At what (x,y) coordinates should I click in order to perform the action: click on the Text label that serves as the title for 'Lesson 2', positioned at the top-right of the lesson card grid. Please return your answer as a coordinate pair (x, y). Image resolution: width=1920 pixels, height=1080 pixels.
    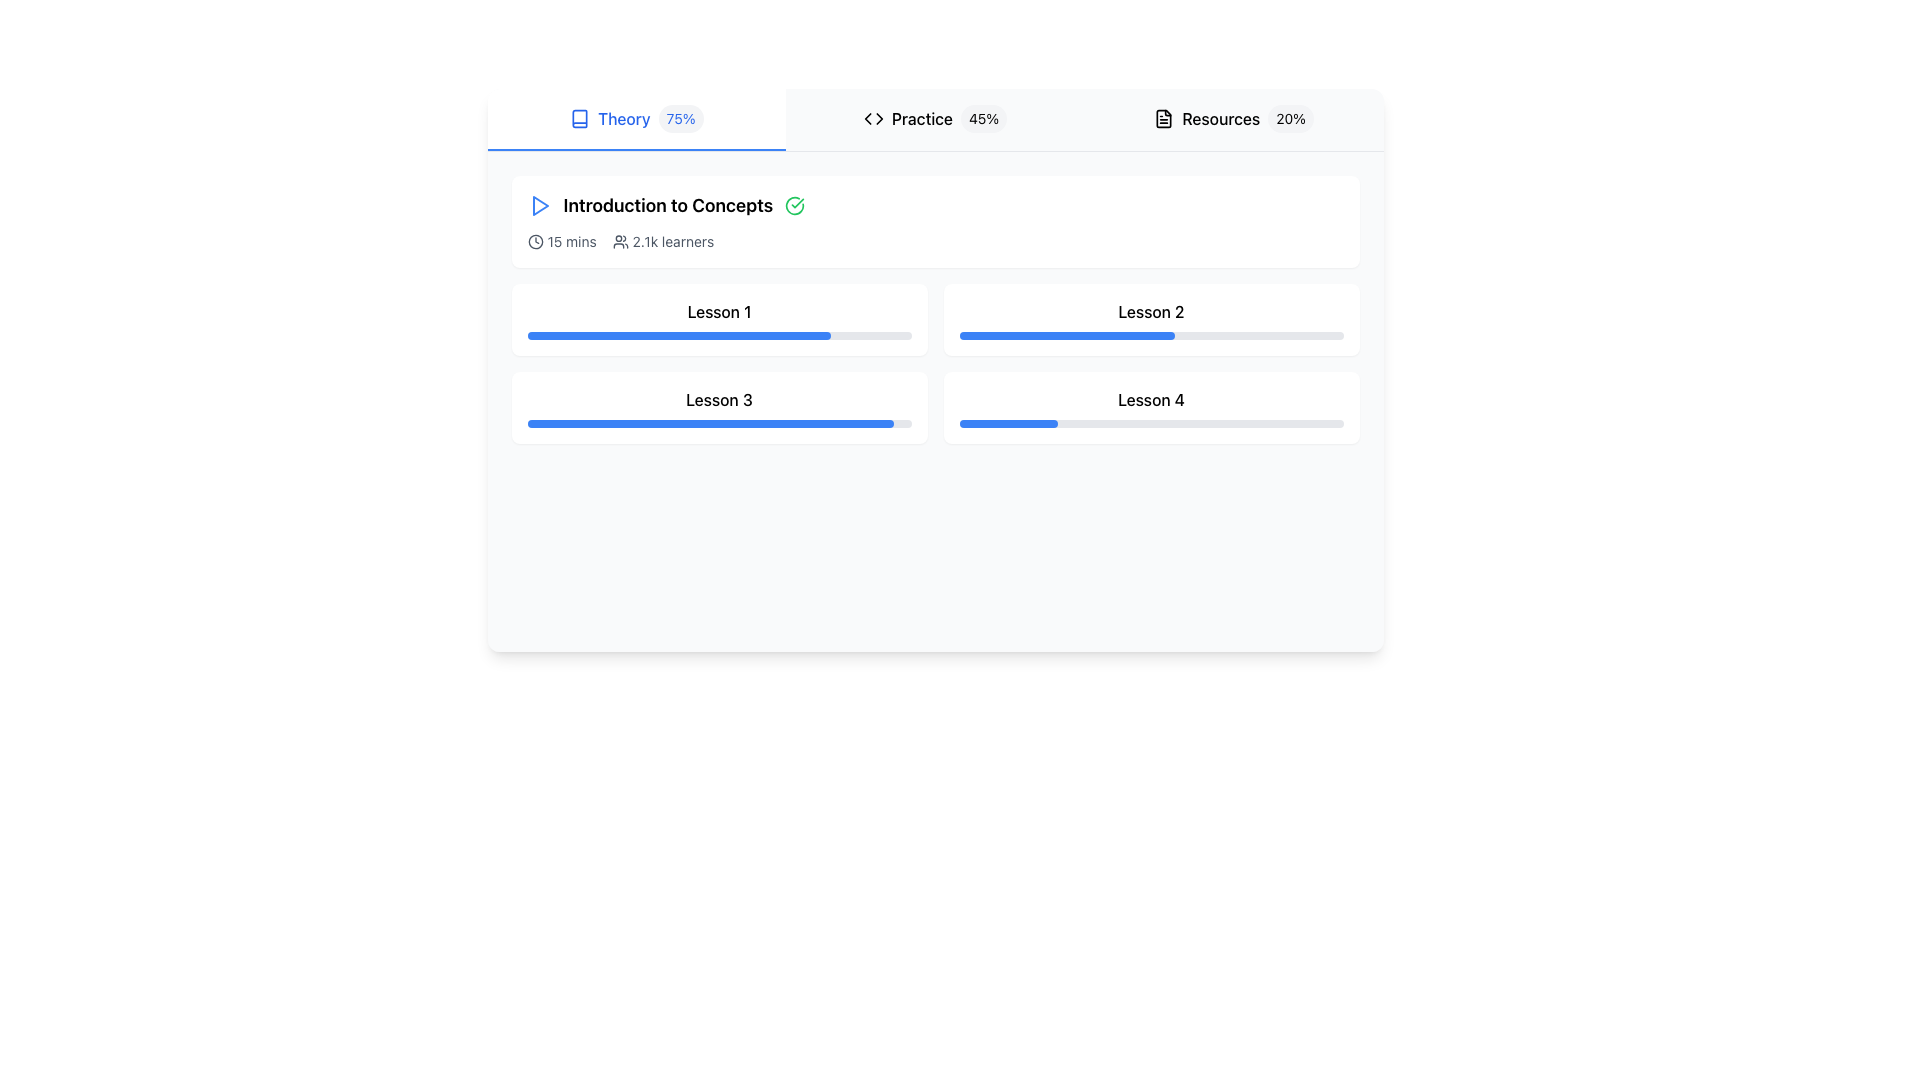
    Looking at the image, I should click on (1151, 312).